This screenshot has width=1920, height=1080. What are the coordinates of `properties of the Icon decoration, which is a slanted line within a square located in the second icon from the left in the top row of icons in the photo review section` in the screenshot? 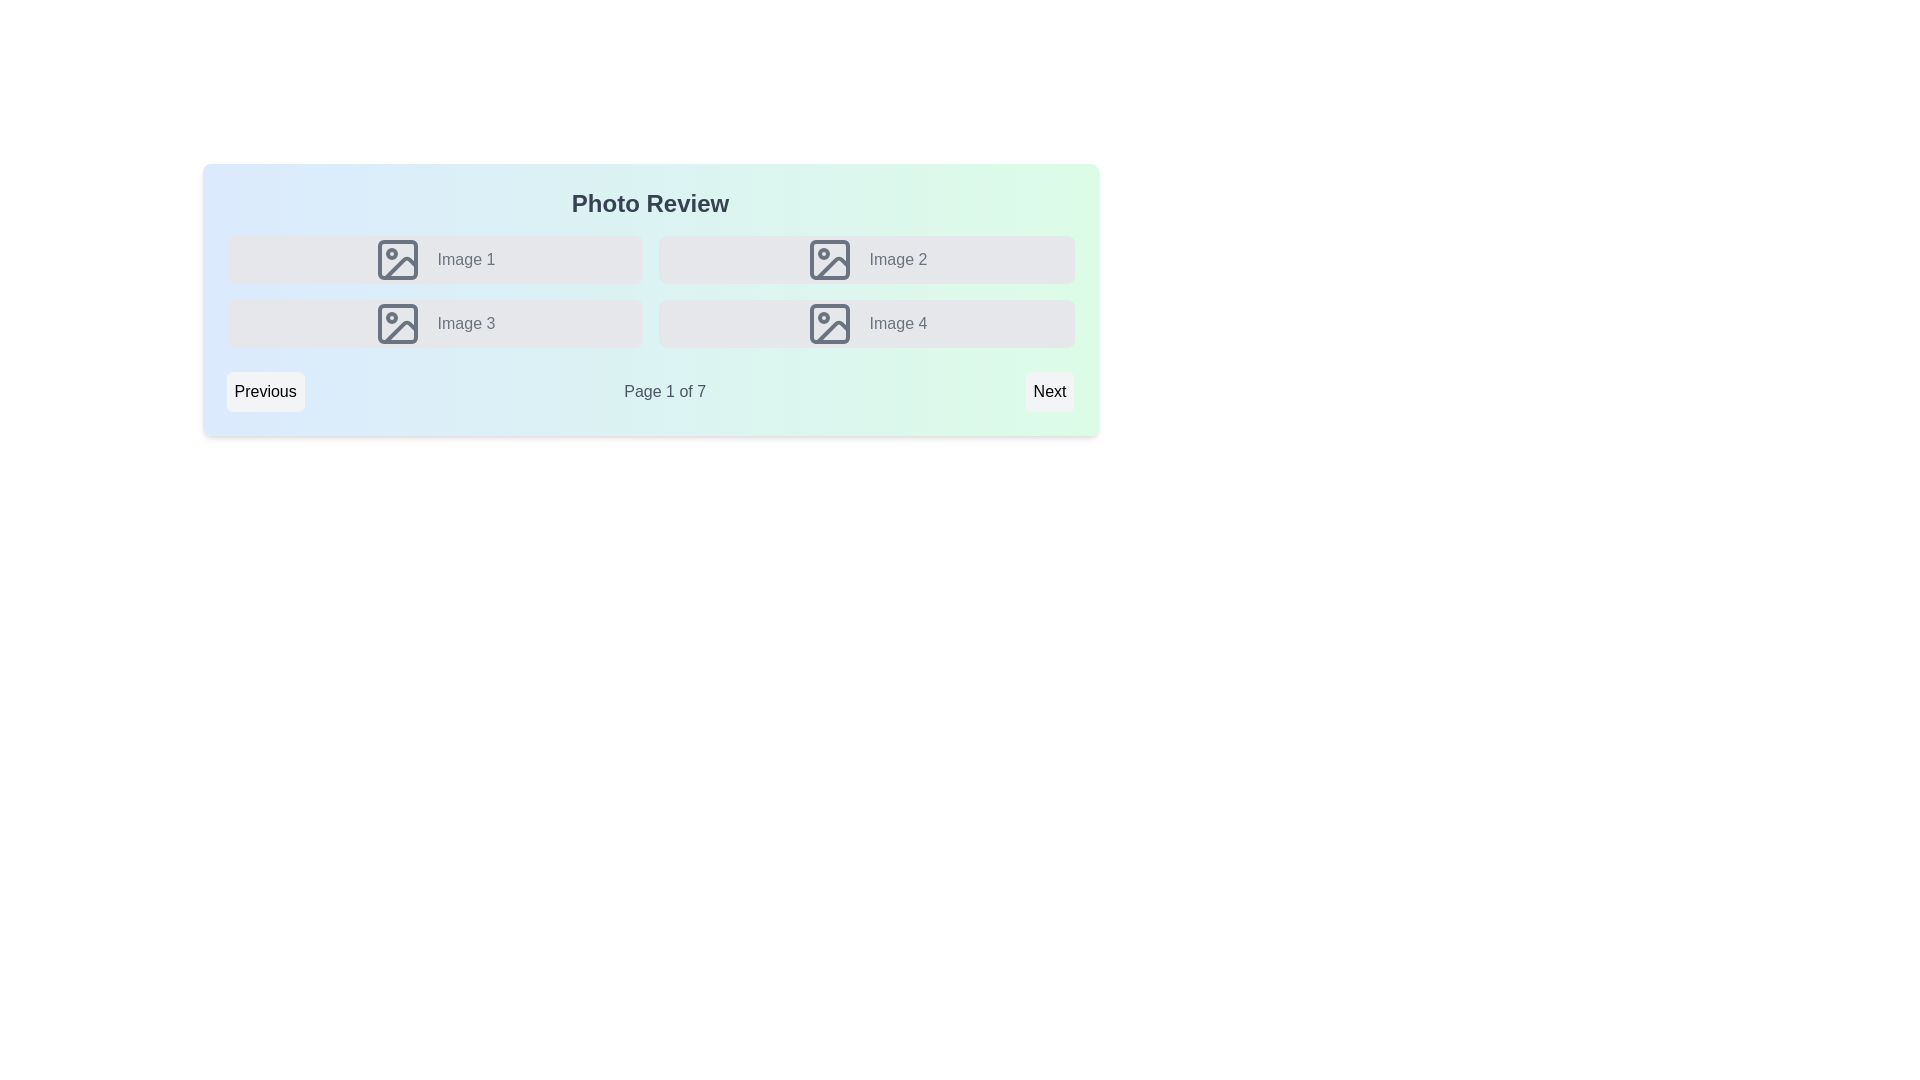 It's located at (832, 267).